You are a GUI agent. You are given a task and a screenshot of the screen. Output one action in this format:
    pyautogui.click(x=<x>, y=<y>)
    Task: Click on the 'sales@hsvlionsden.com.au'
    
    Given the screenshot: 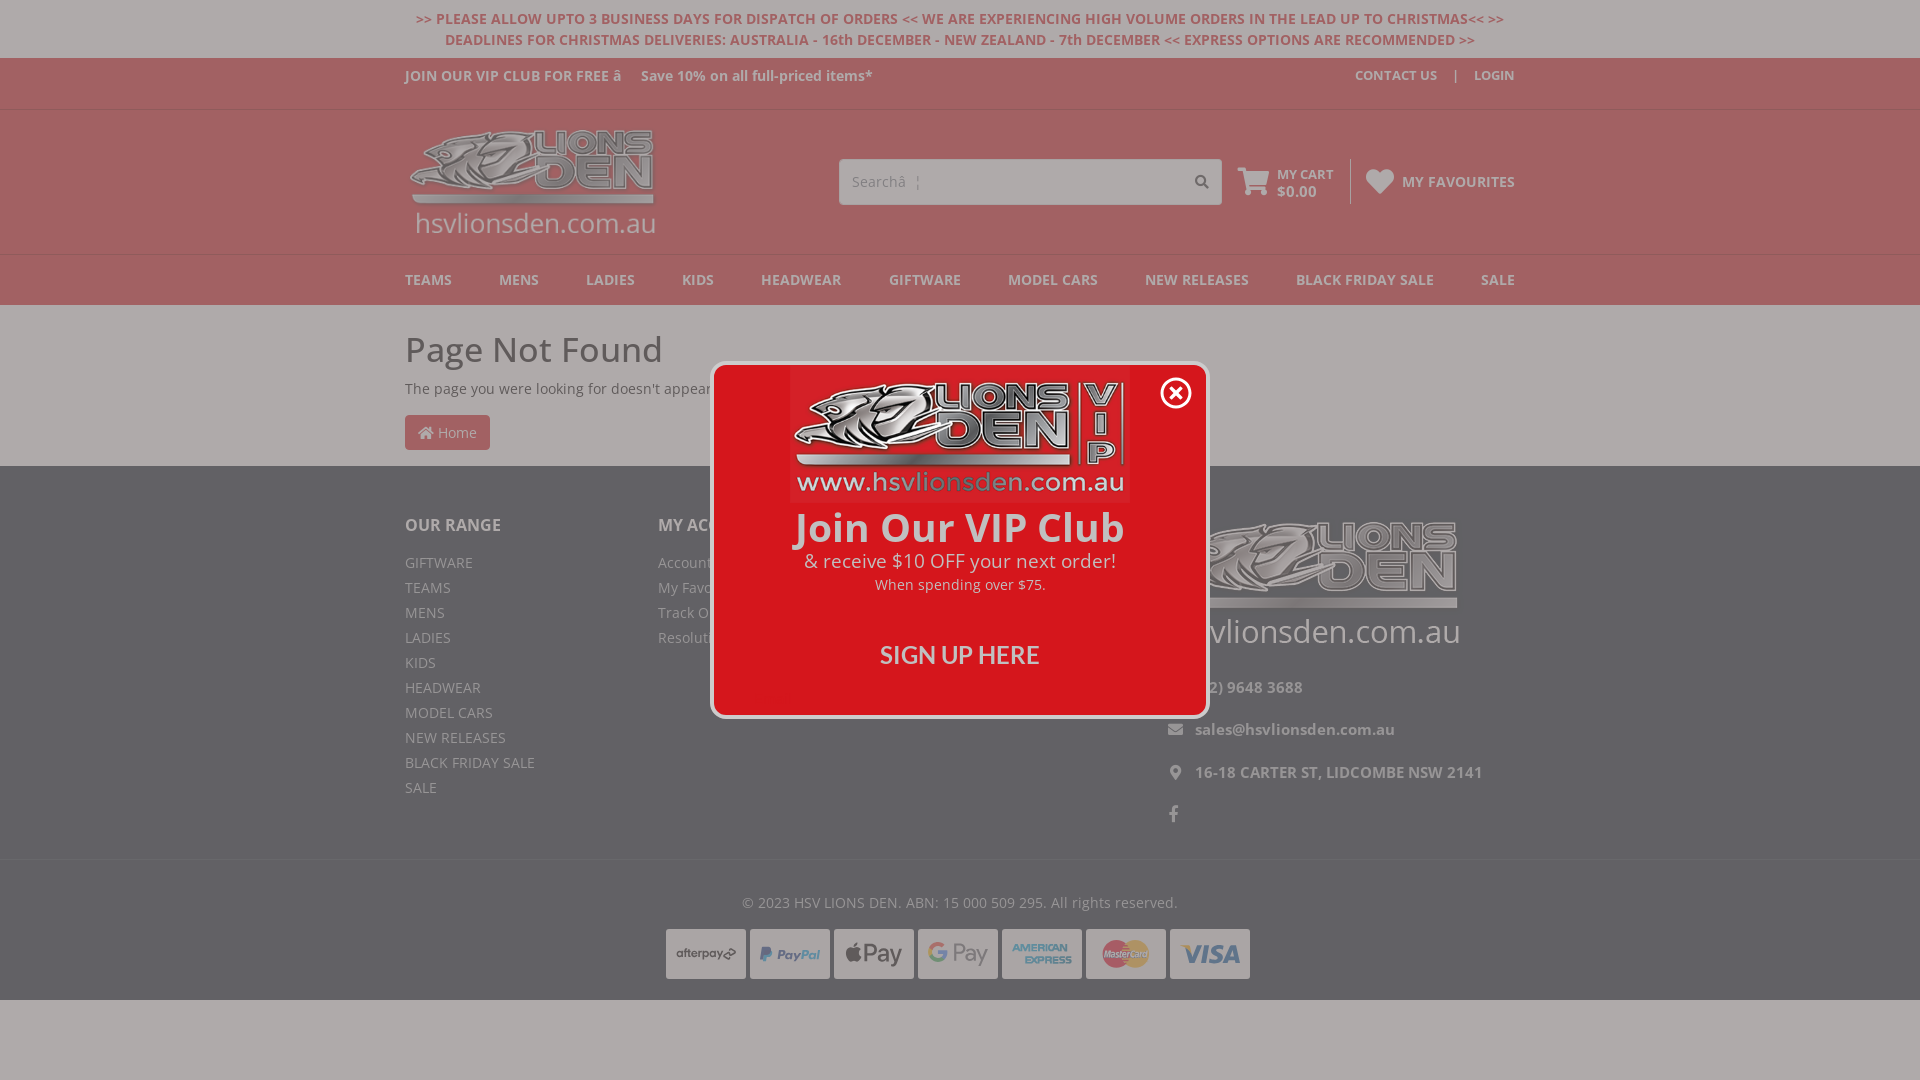 What is the action you would take?
    pyautogui.click(x=1295, y=729)
    